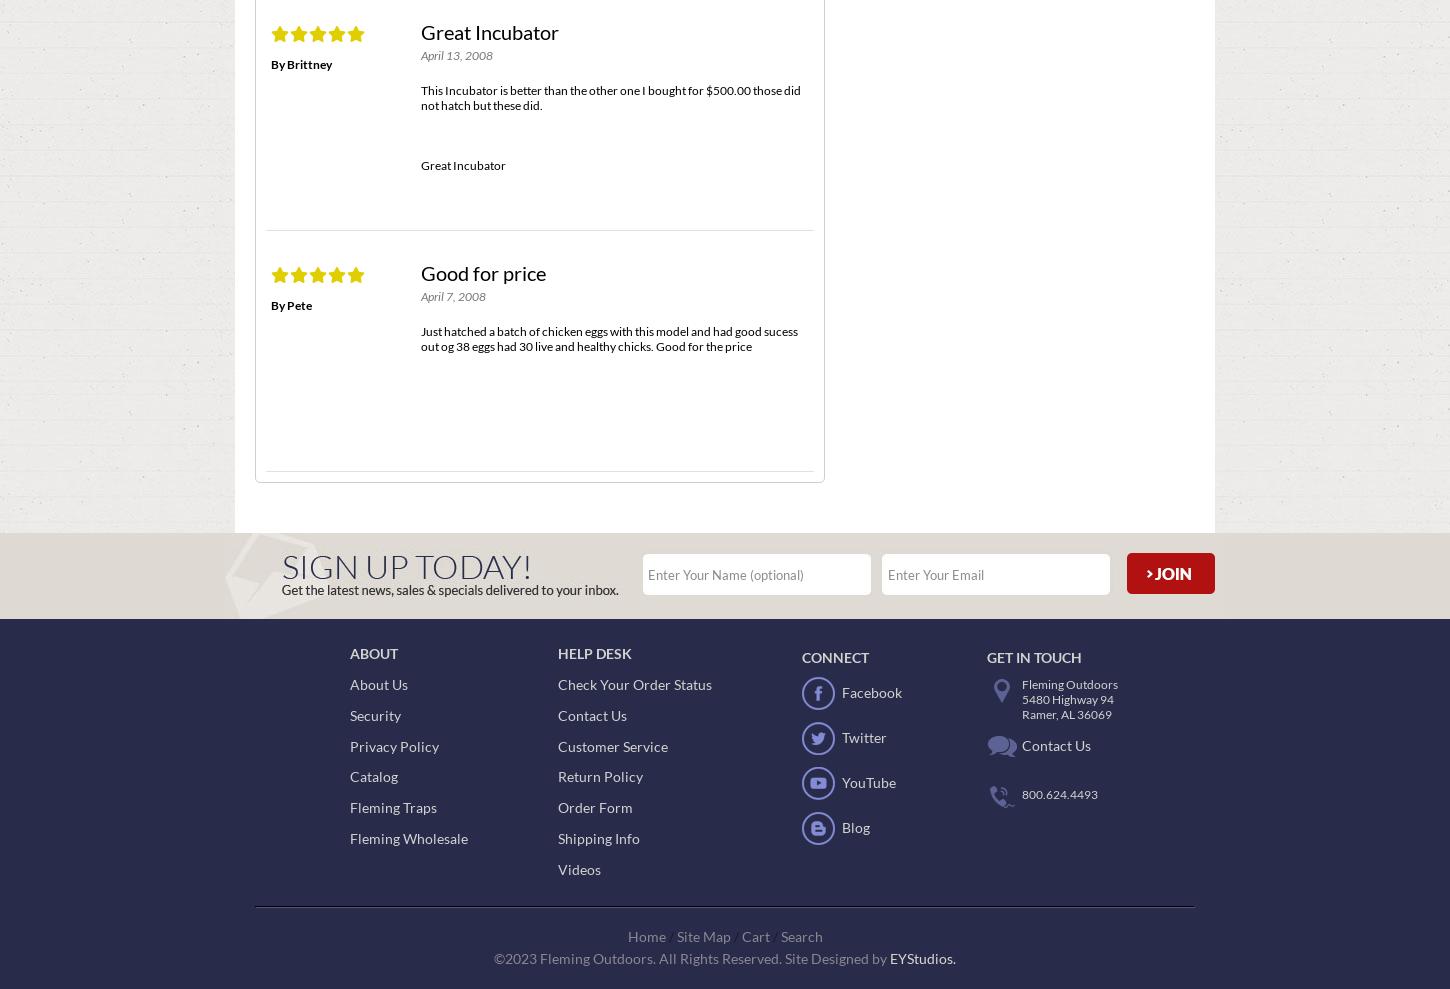 Image resolution: width=1450 pixels, height=989 pixels. Describe the element at coordinates (922, 957) in the screenshot. I see `'EYStudios.'` at that location.